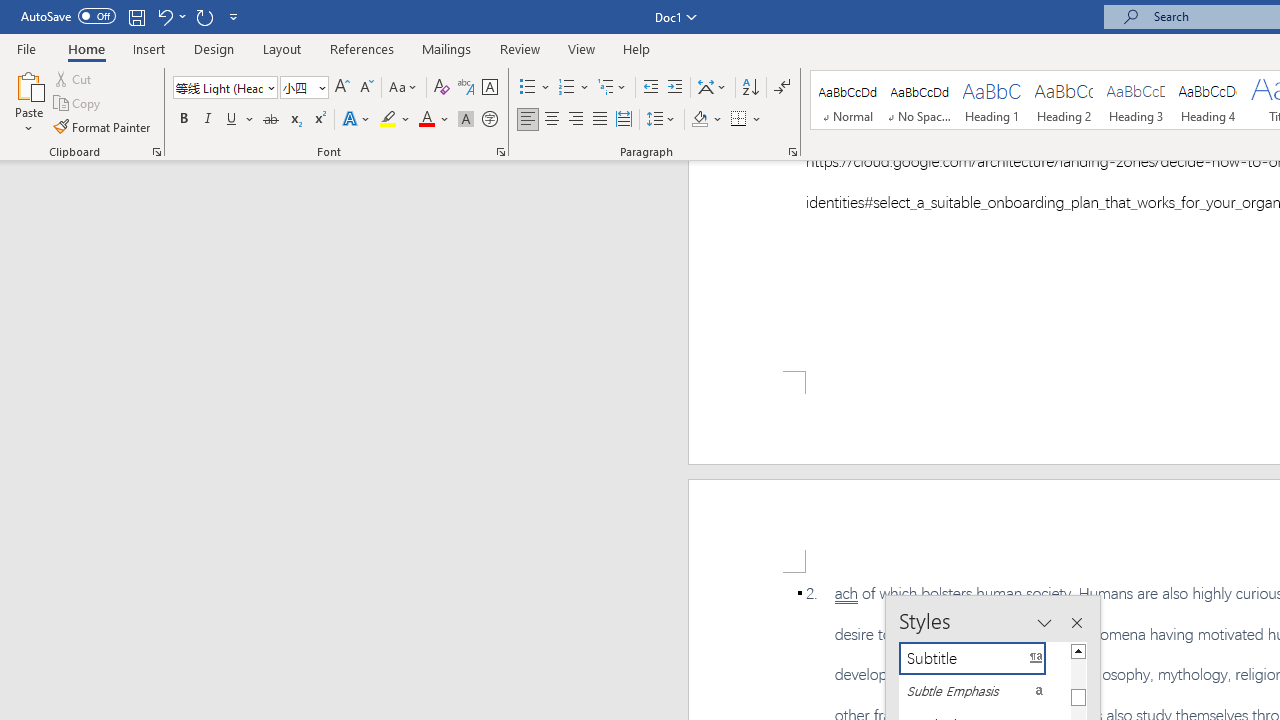 This screenshot has width=1280, height=720. Describe the element at coordinates (636, 48) in the screenshot. I see `'Help'` at that location.